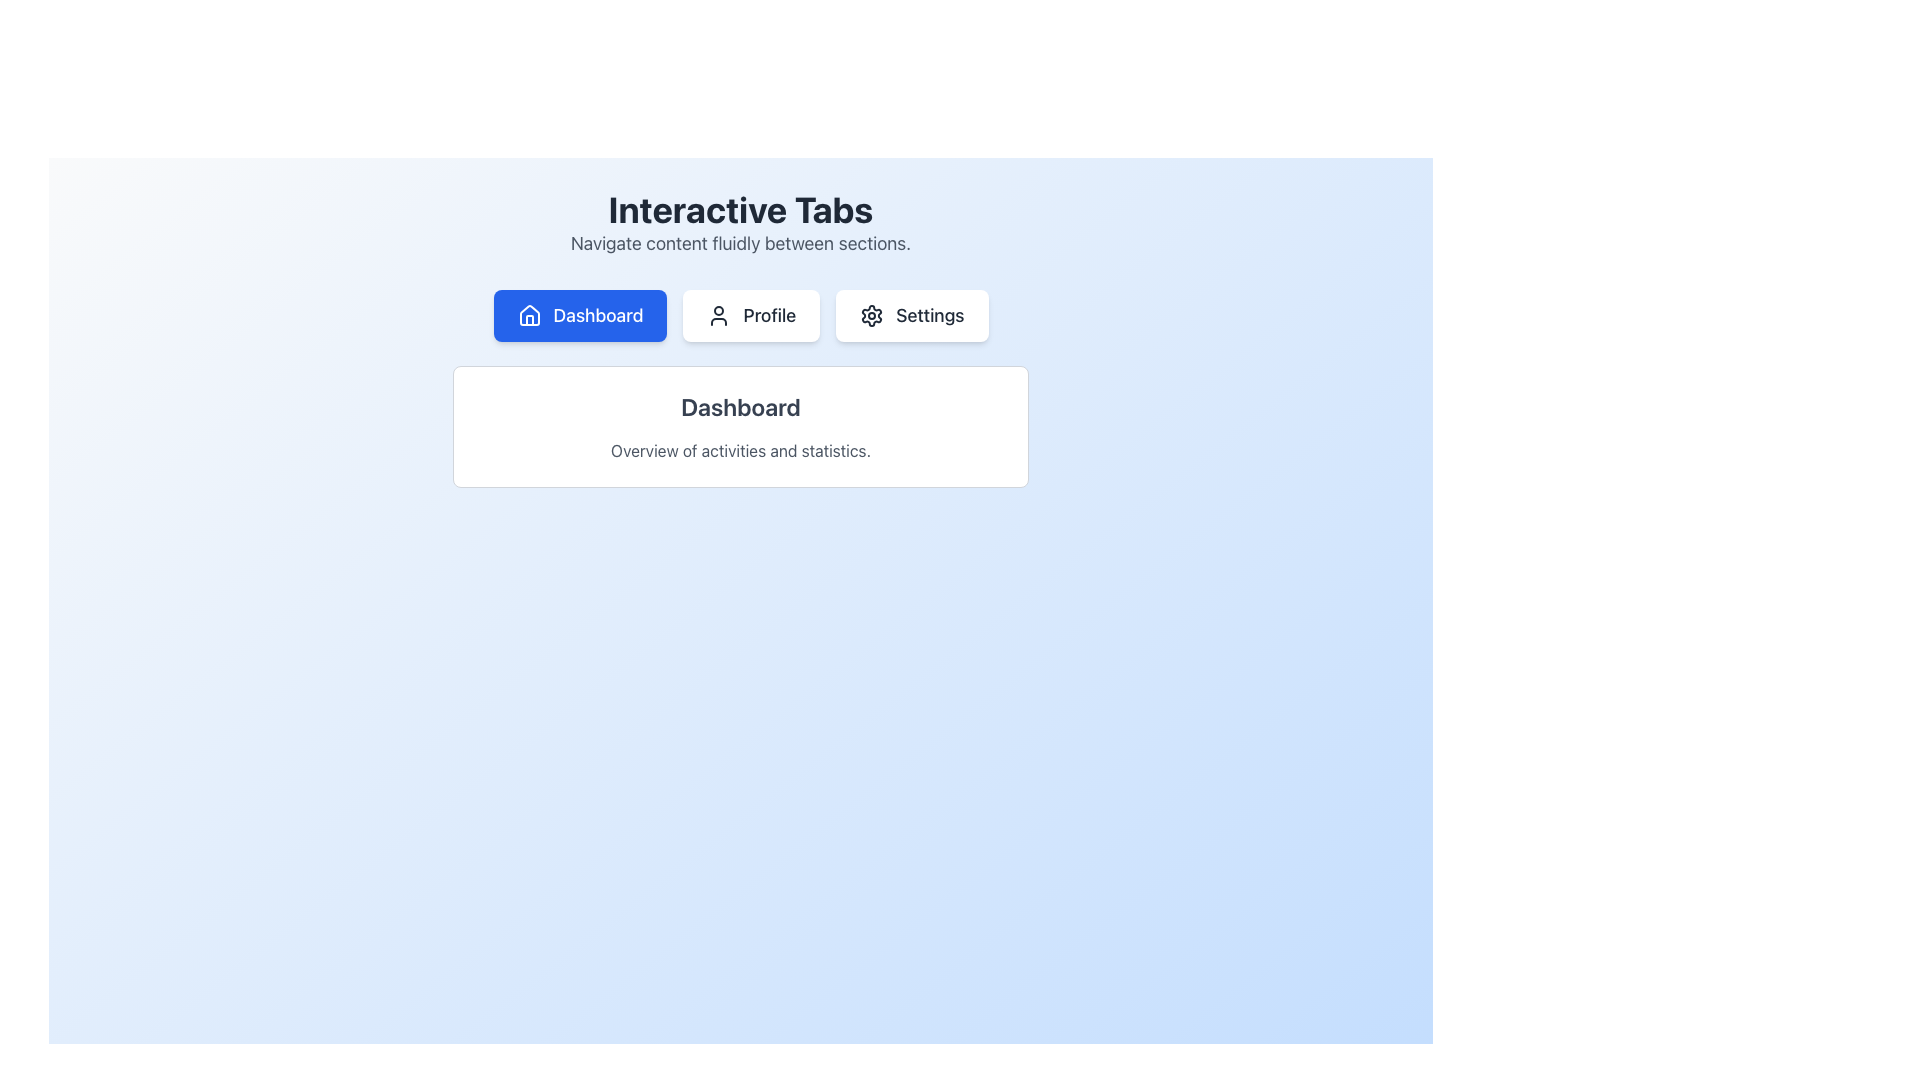 The width and height of the screenshot is (1920, 1080). Describe the element at coordinates (872, 315) in the screenshot. I see `the gear icon located at the top right corner of the tab bar` at that location.